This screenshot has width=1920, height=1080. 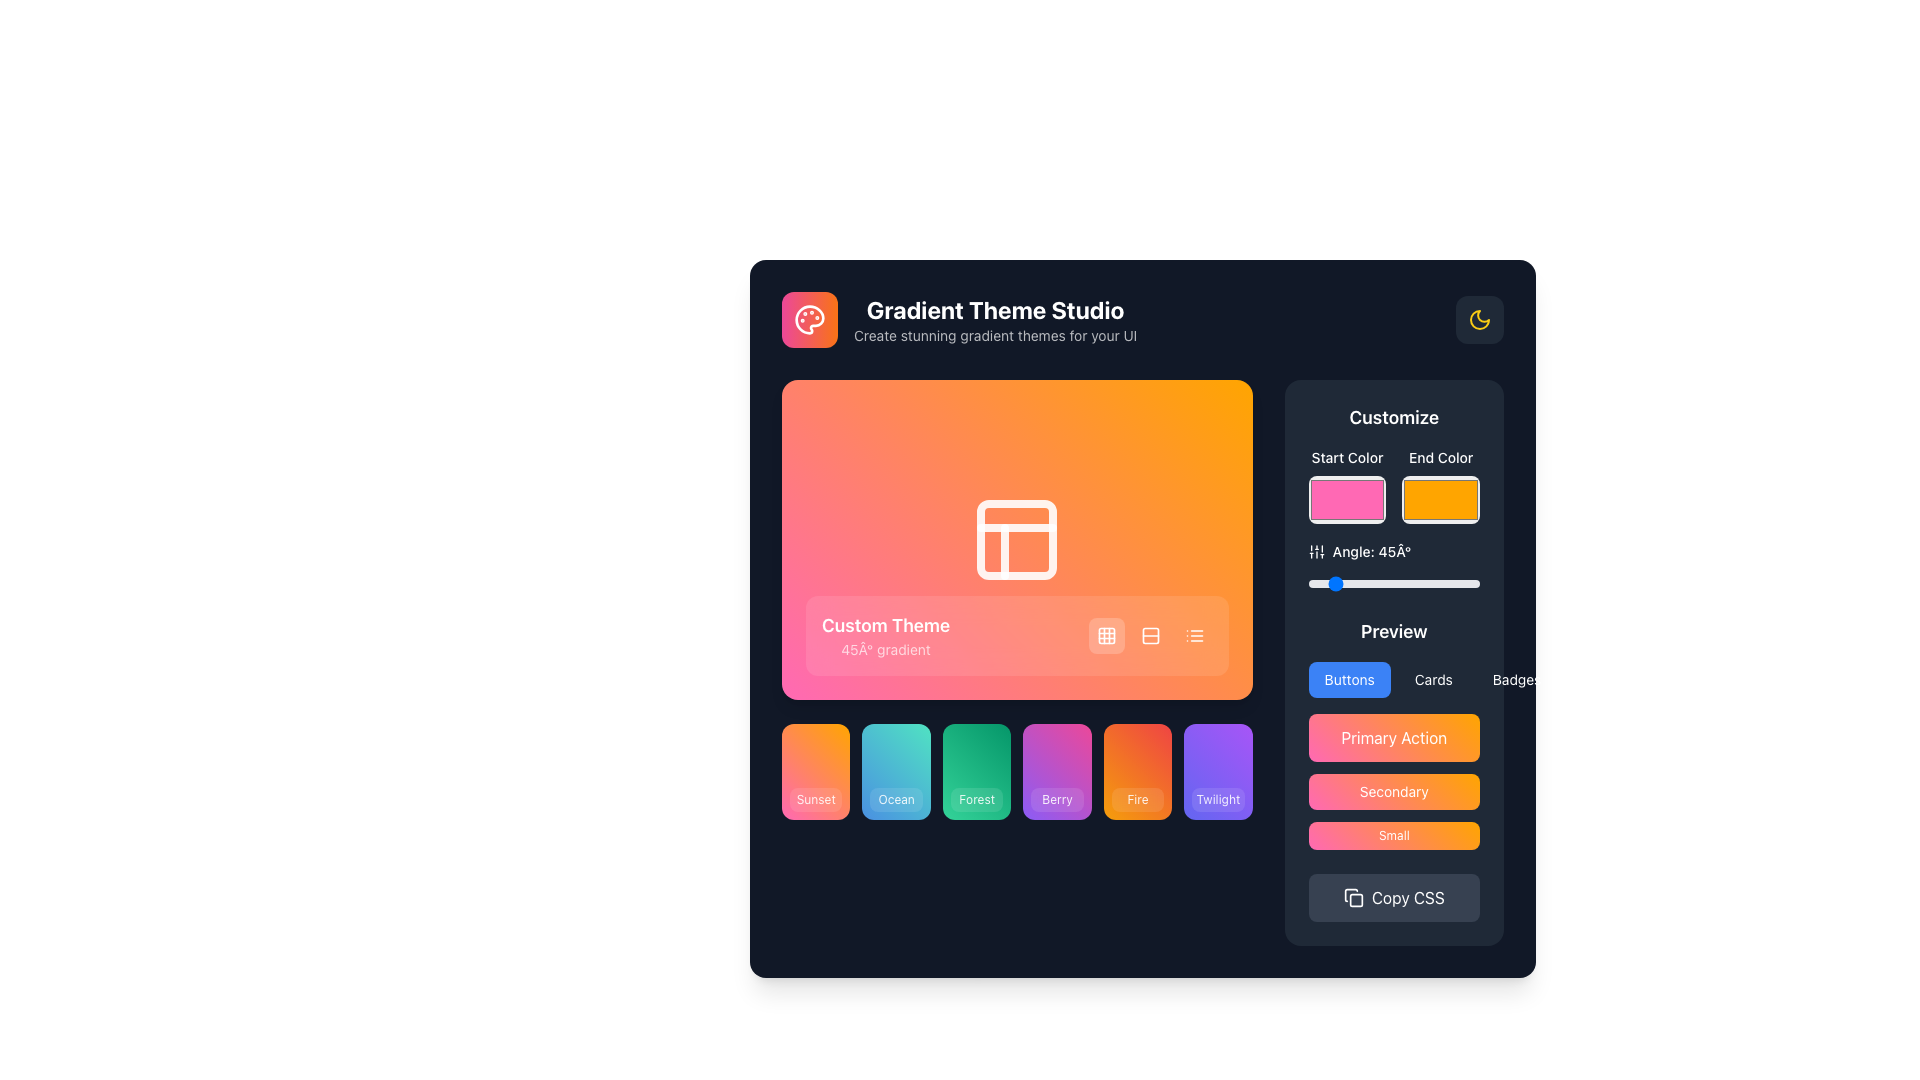 What do you see at coordinates (1392, 733) in the screenshot?
I see `the 'Primary Action' button located in the right-side panel under the 'Preview' section to initiate the primary action` at bounding box center [1392, 733].